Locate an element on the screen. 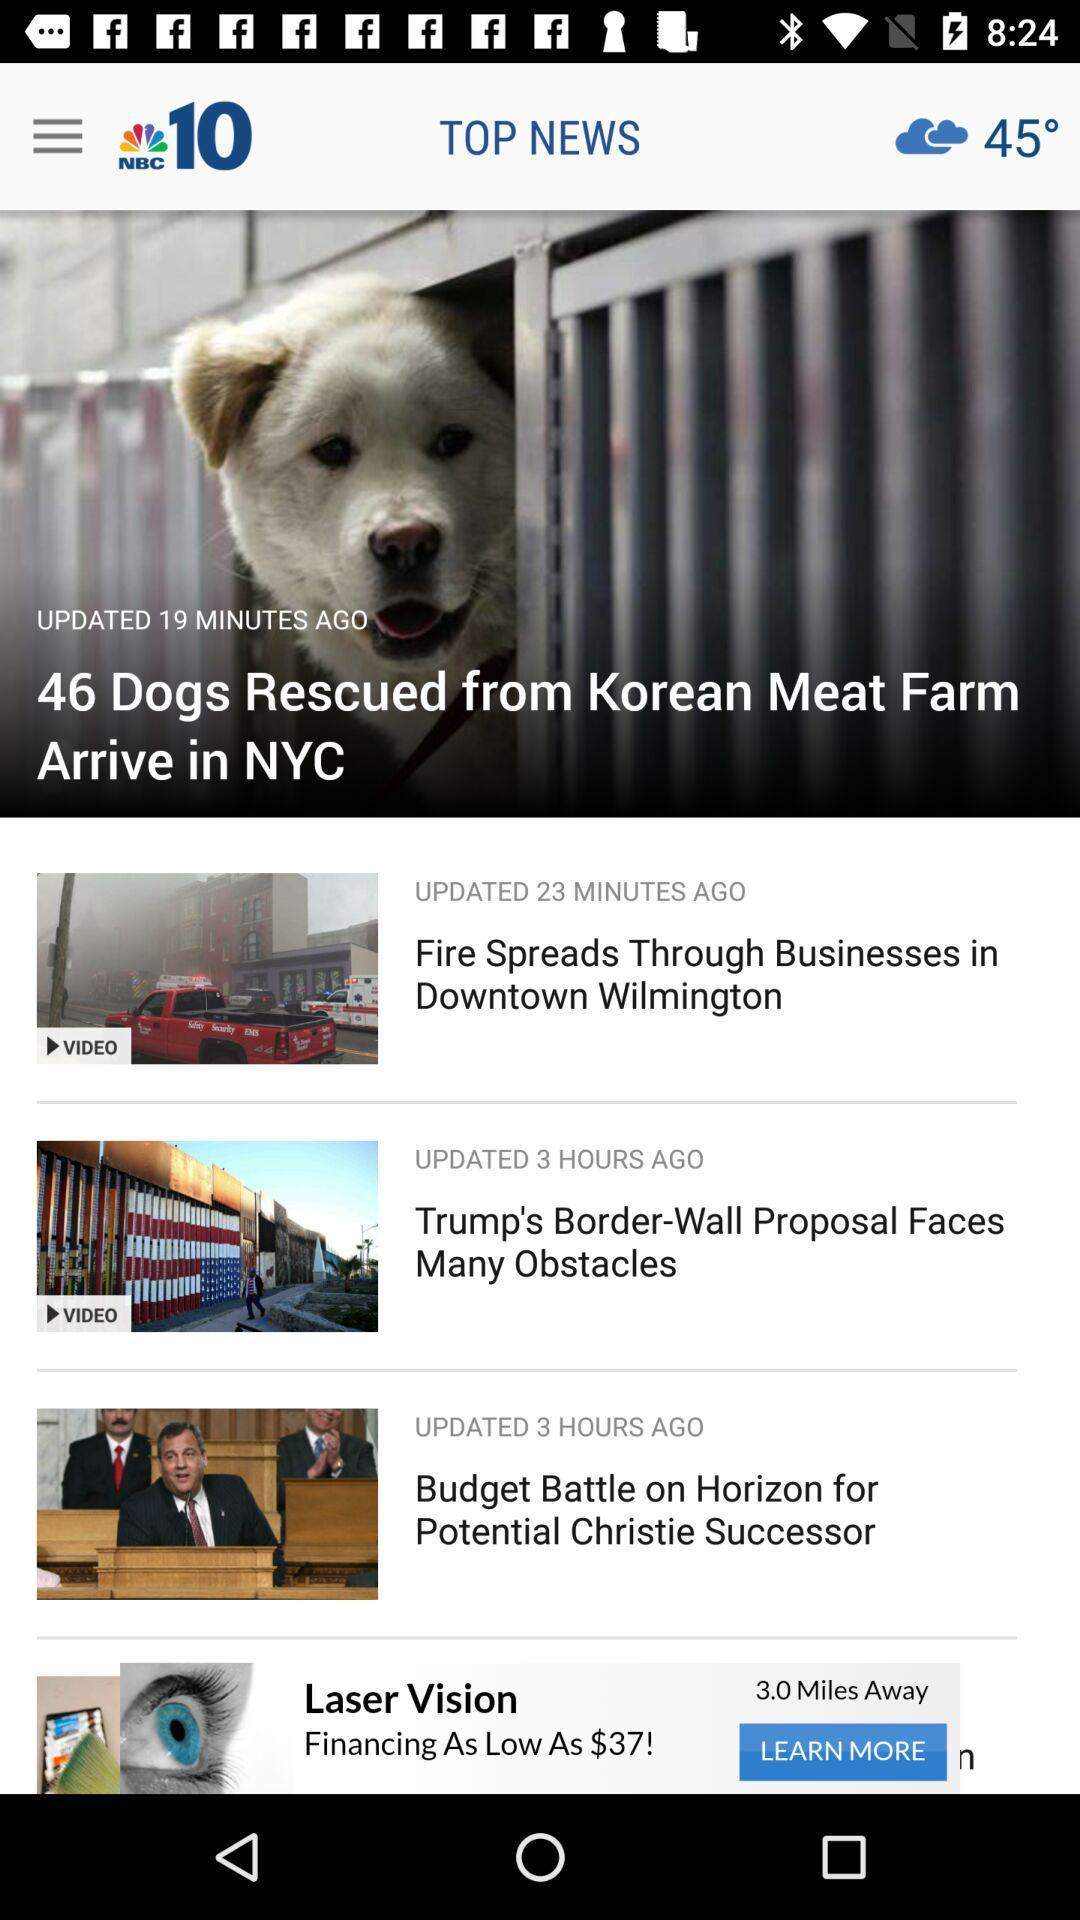  top news icon is located at coordinates (540, 135).